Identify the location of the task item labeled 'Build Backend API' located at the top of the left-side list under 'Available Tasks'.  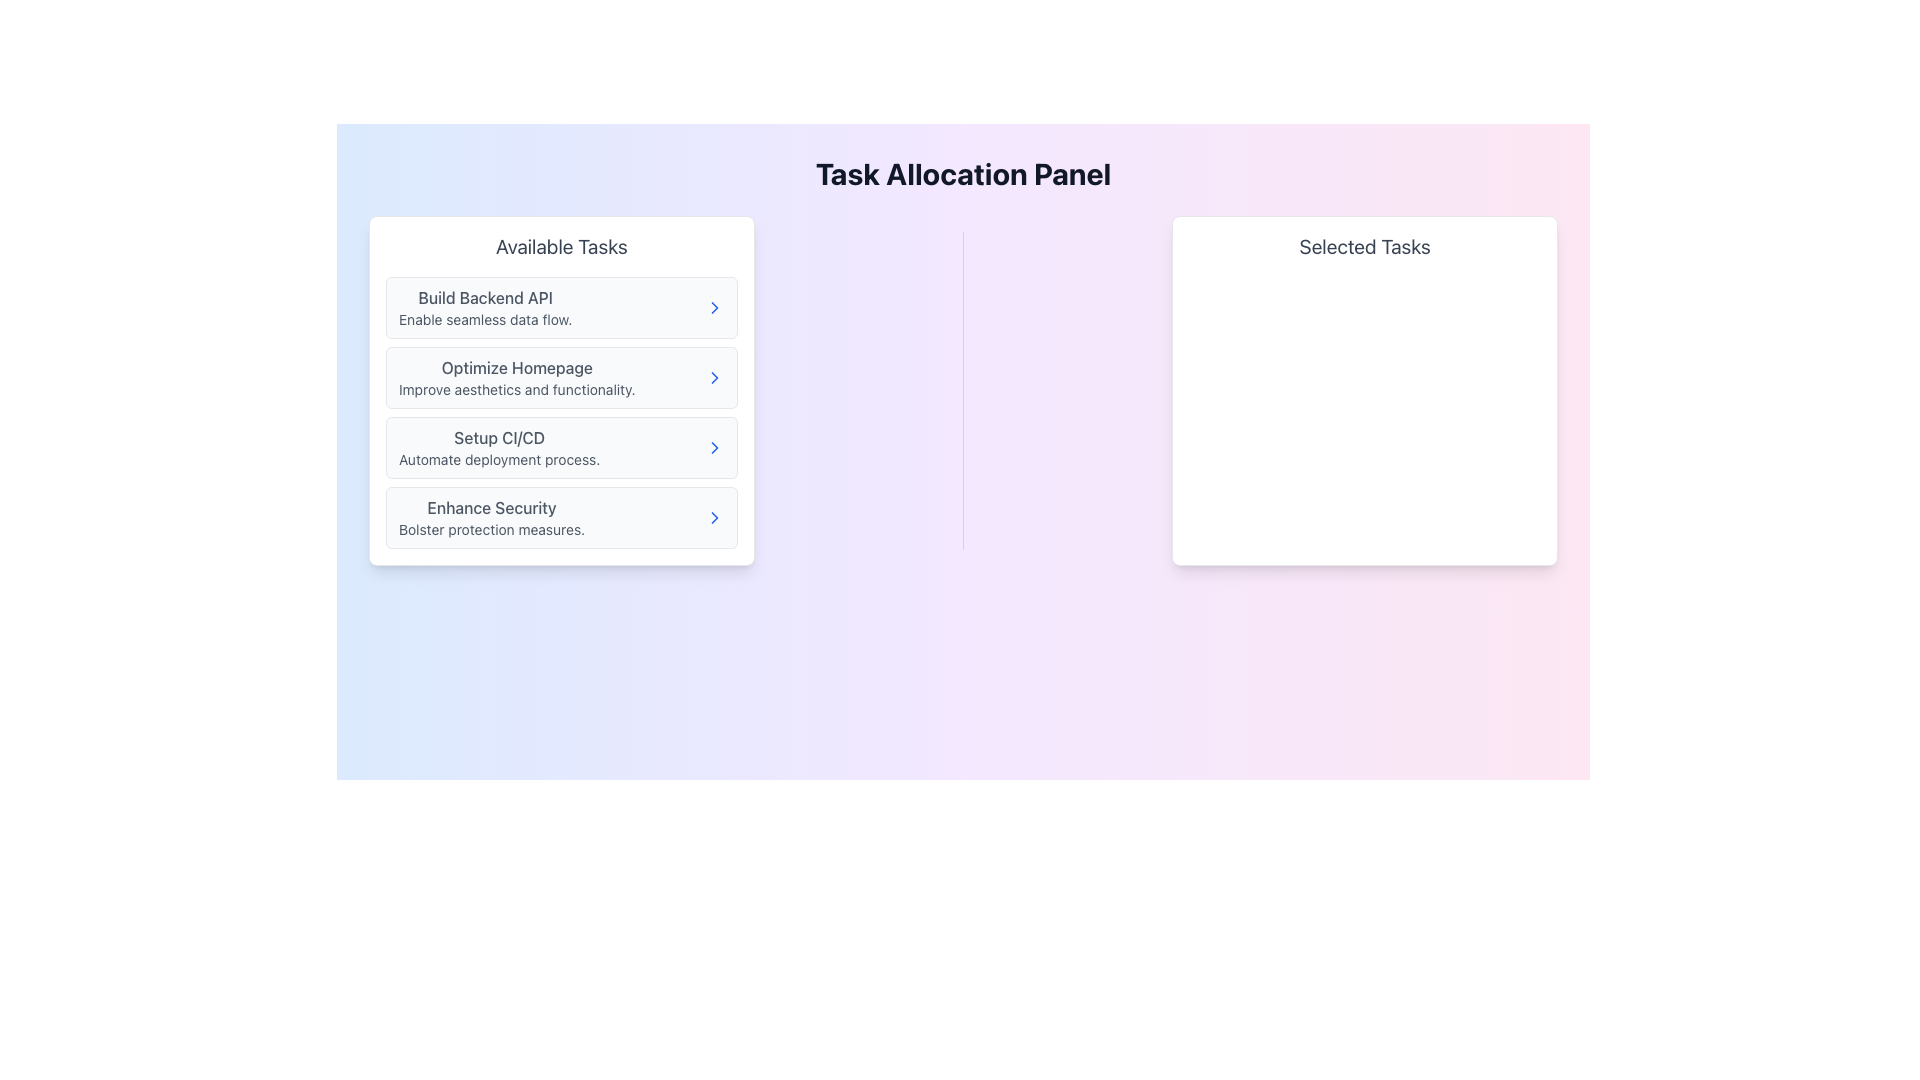
(485, 308).